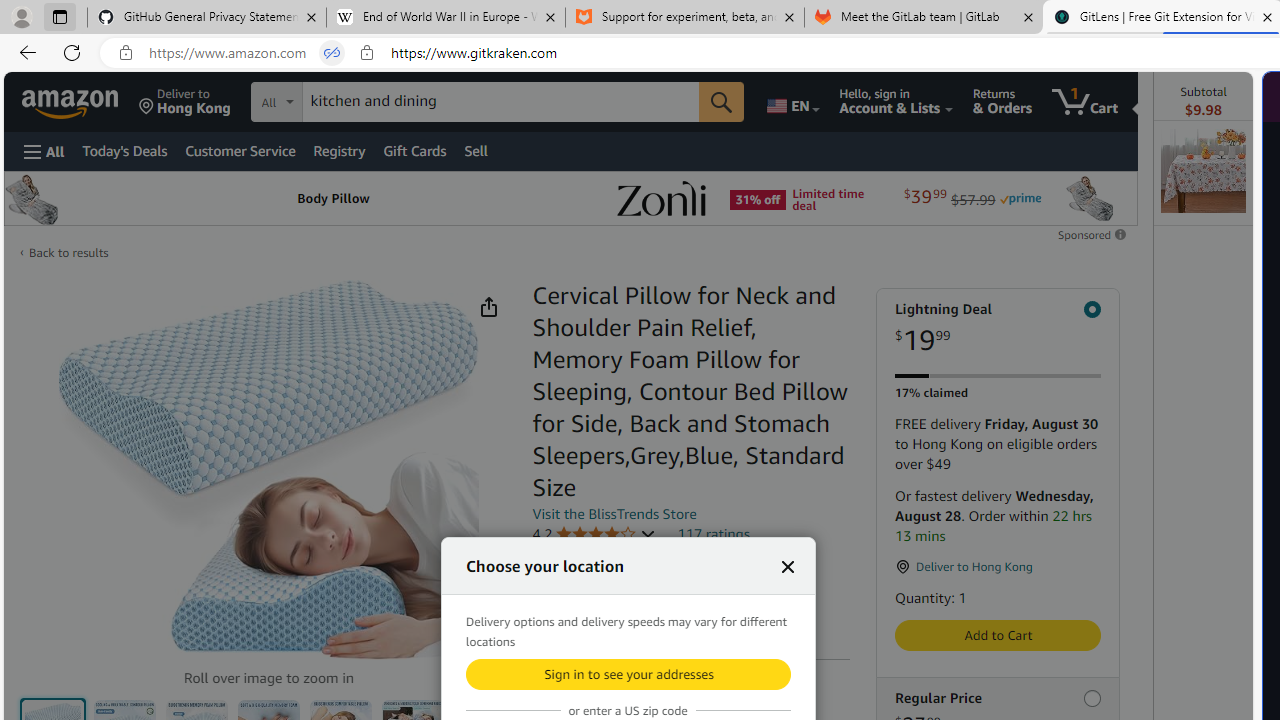 This screenshot has width=1280, height=720. Describe the element at coordinates (1083, 101) in the screenshot. I see `'1 item in cart'` at that location.